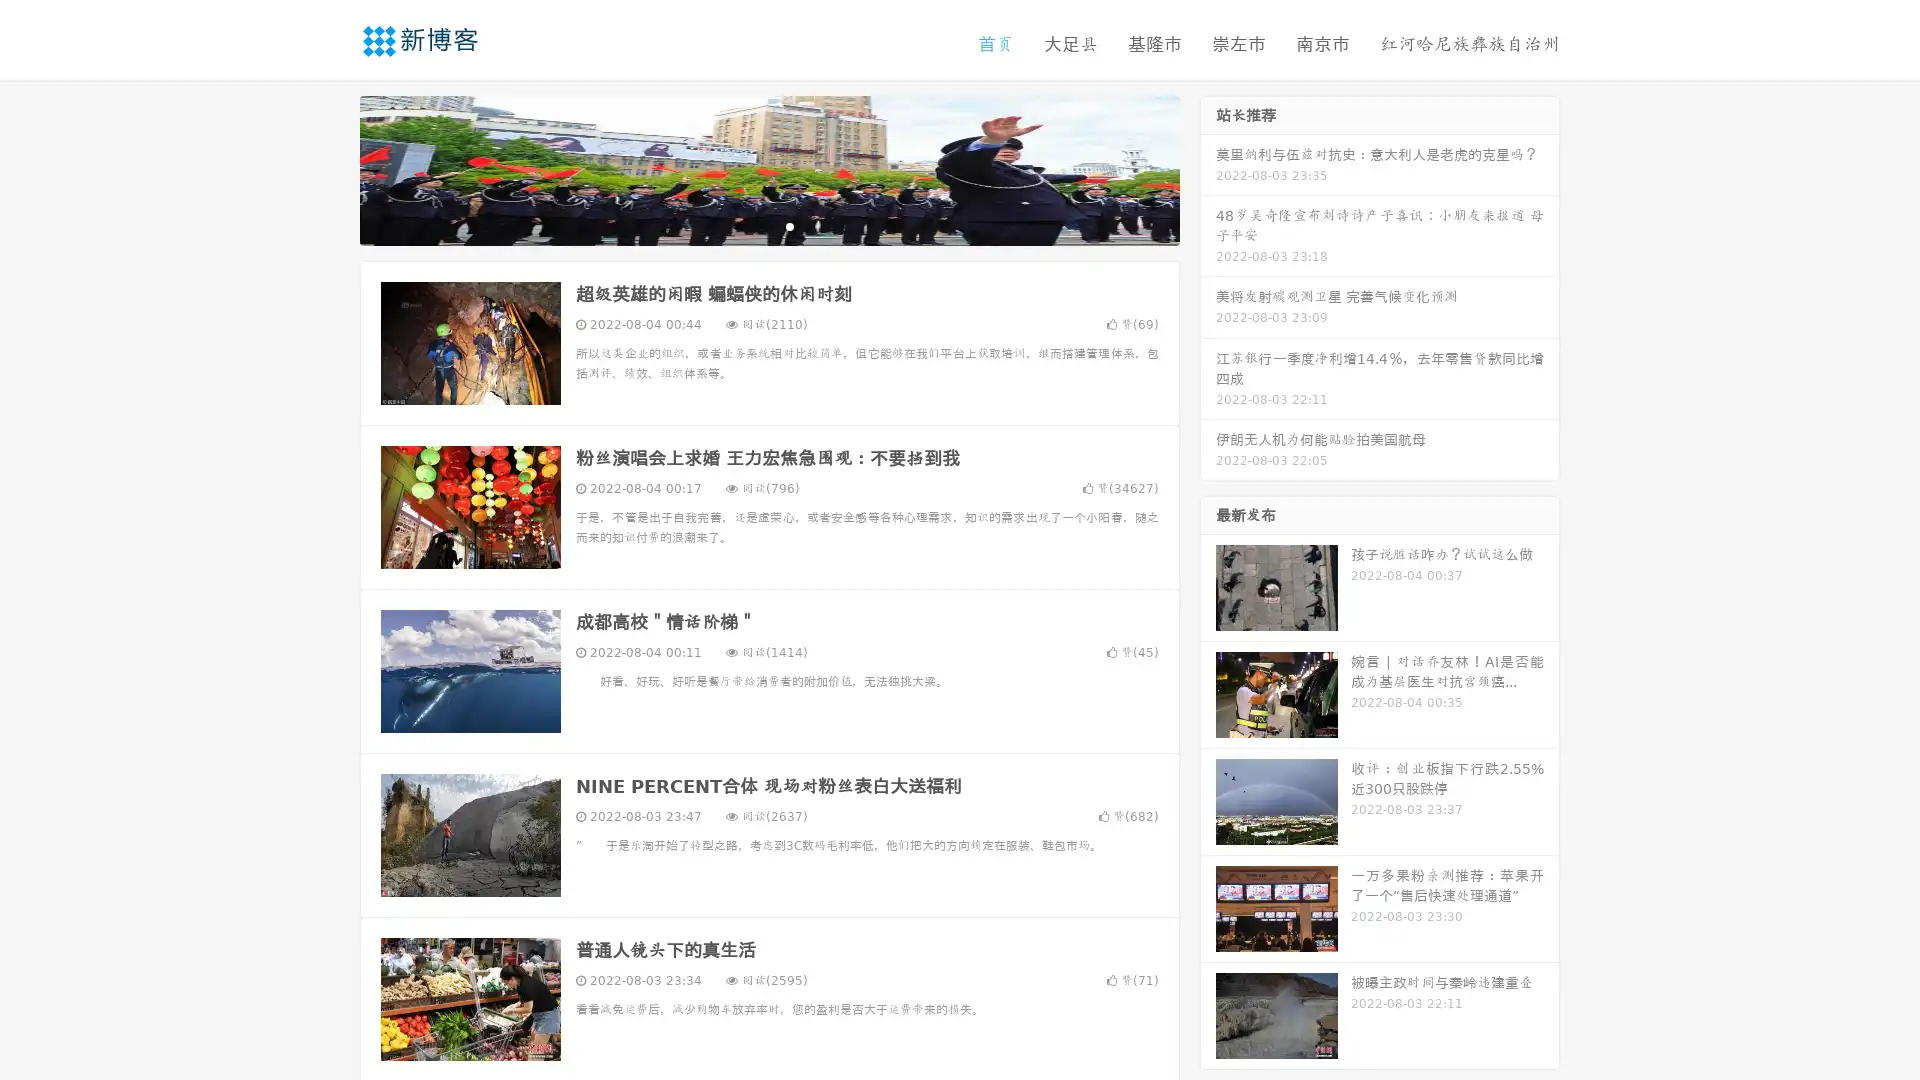 This screenshot has width=1920, height=1080. Describe the element at coordinates (330, 168) in the screenshot. I see `Previous slide` at that location.